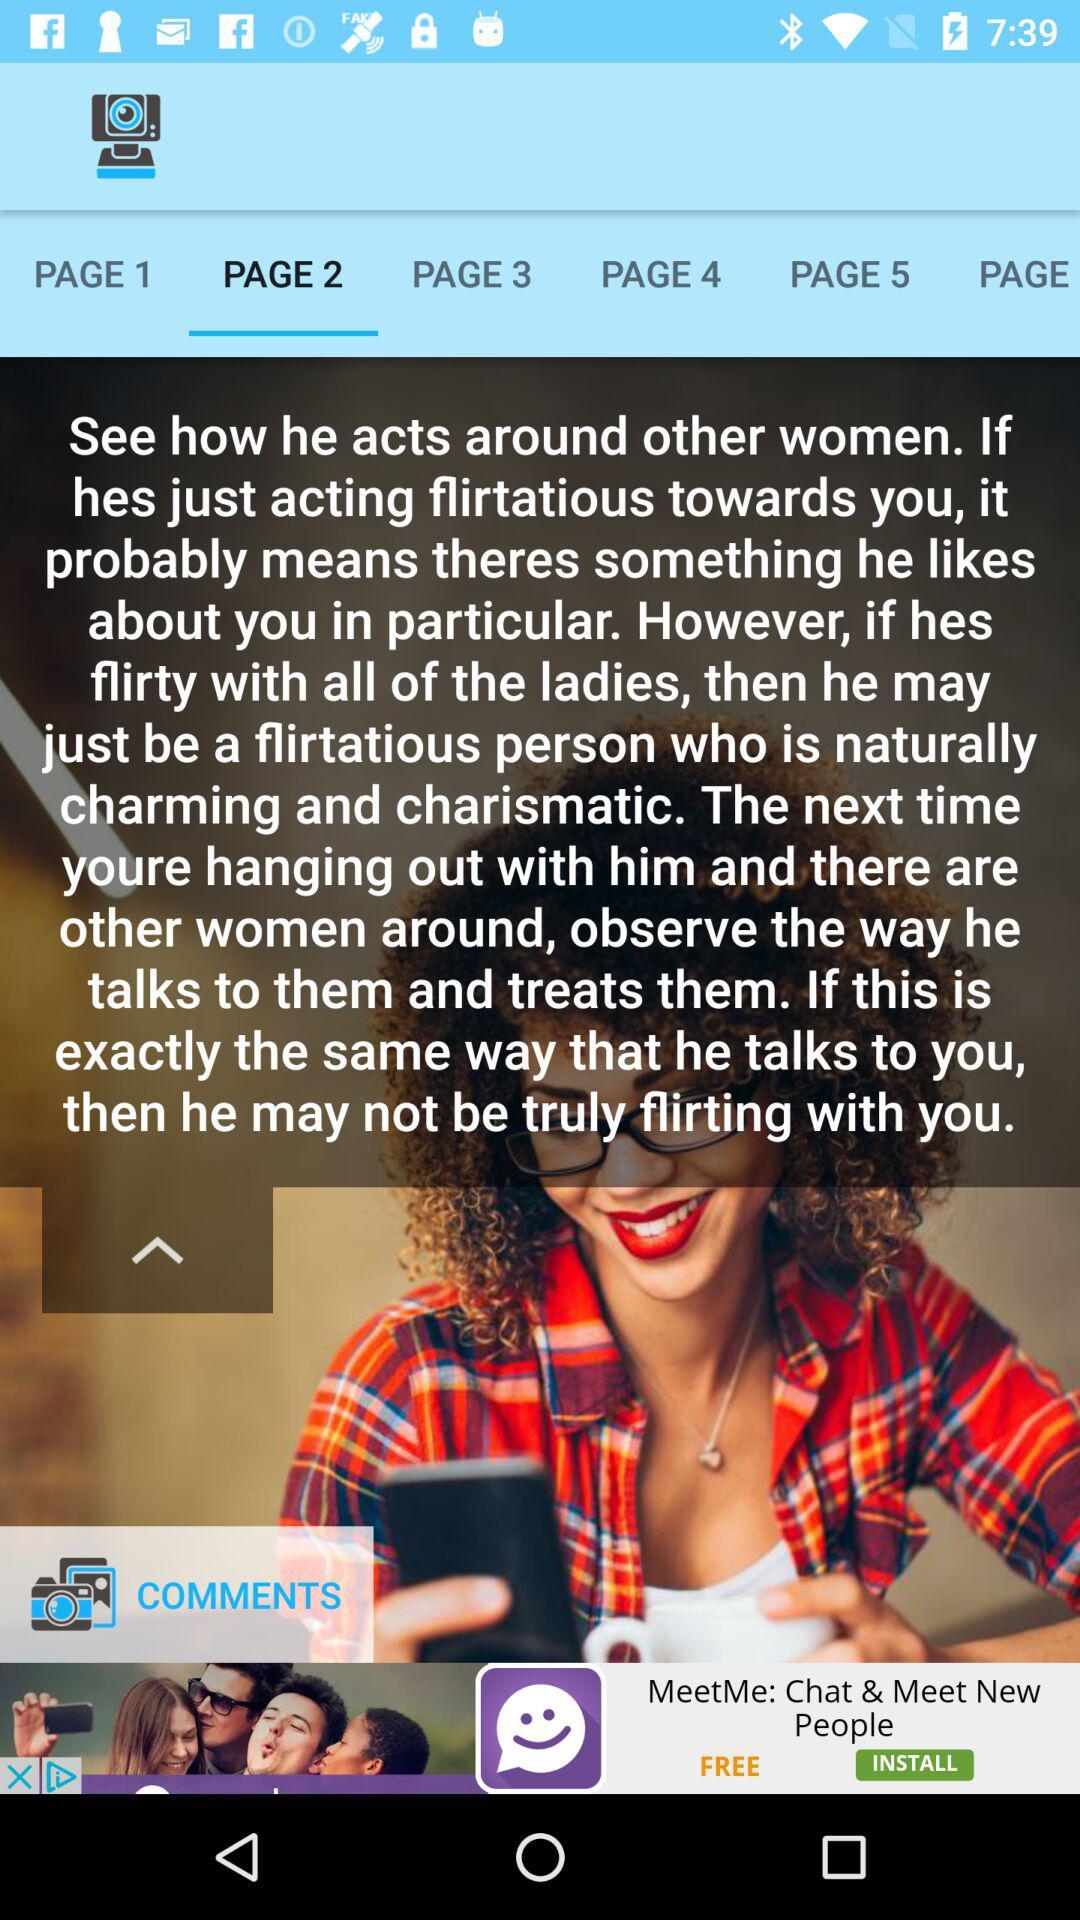  Describe the element at coordinates (156, 1249) in the screenshot. I see `switch autoplay option` at that location.